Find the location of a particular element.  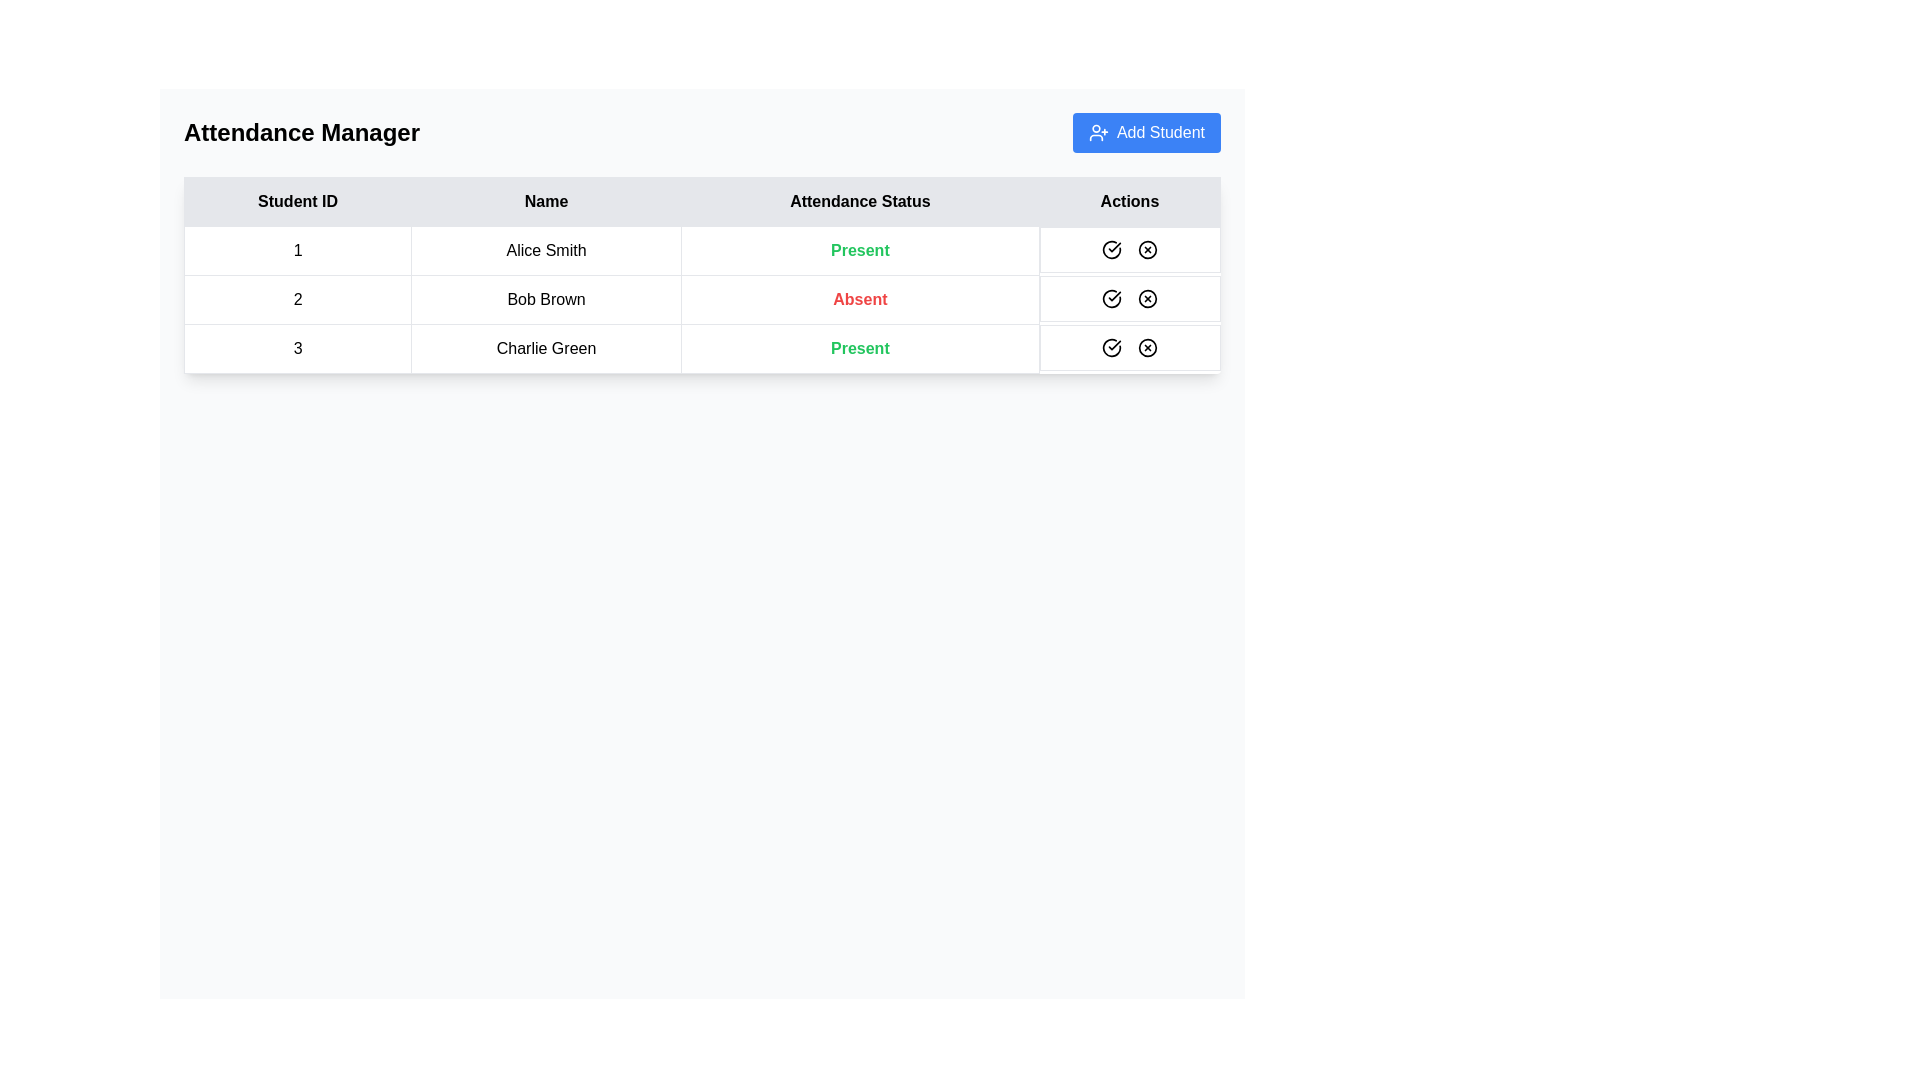

the 'Attendance Manager' text label, which serves as the title for the interface, located at the top-left of the page is located at coordinates (301, 132).